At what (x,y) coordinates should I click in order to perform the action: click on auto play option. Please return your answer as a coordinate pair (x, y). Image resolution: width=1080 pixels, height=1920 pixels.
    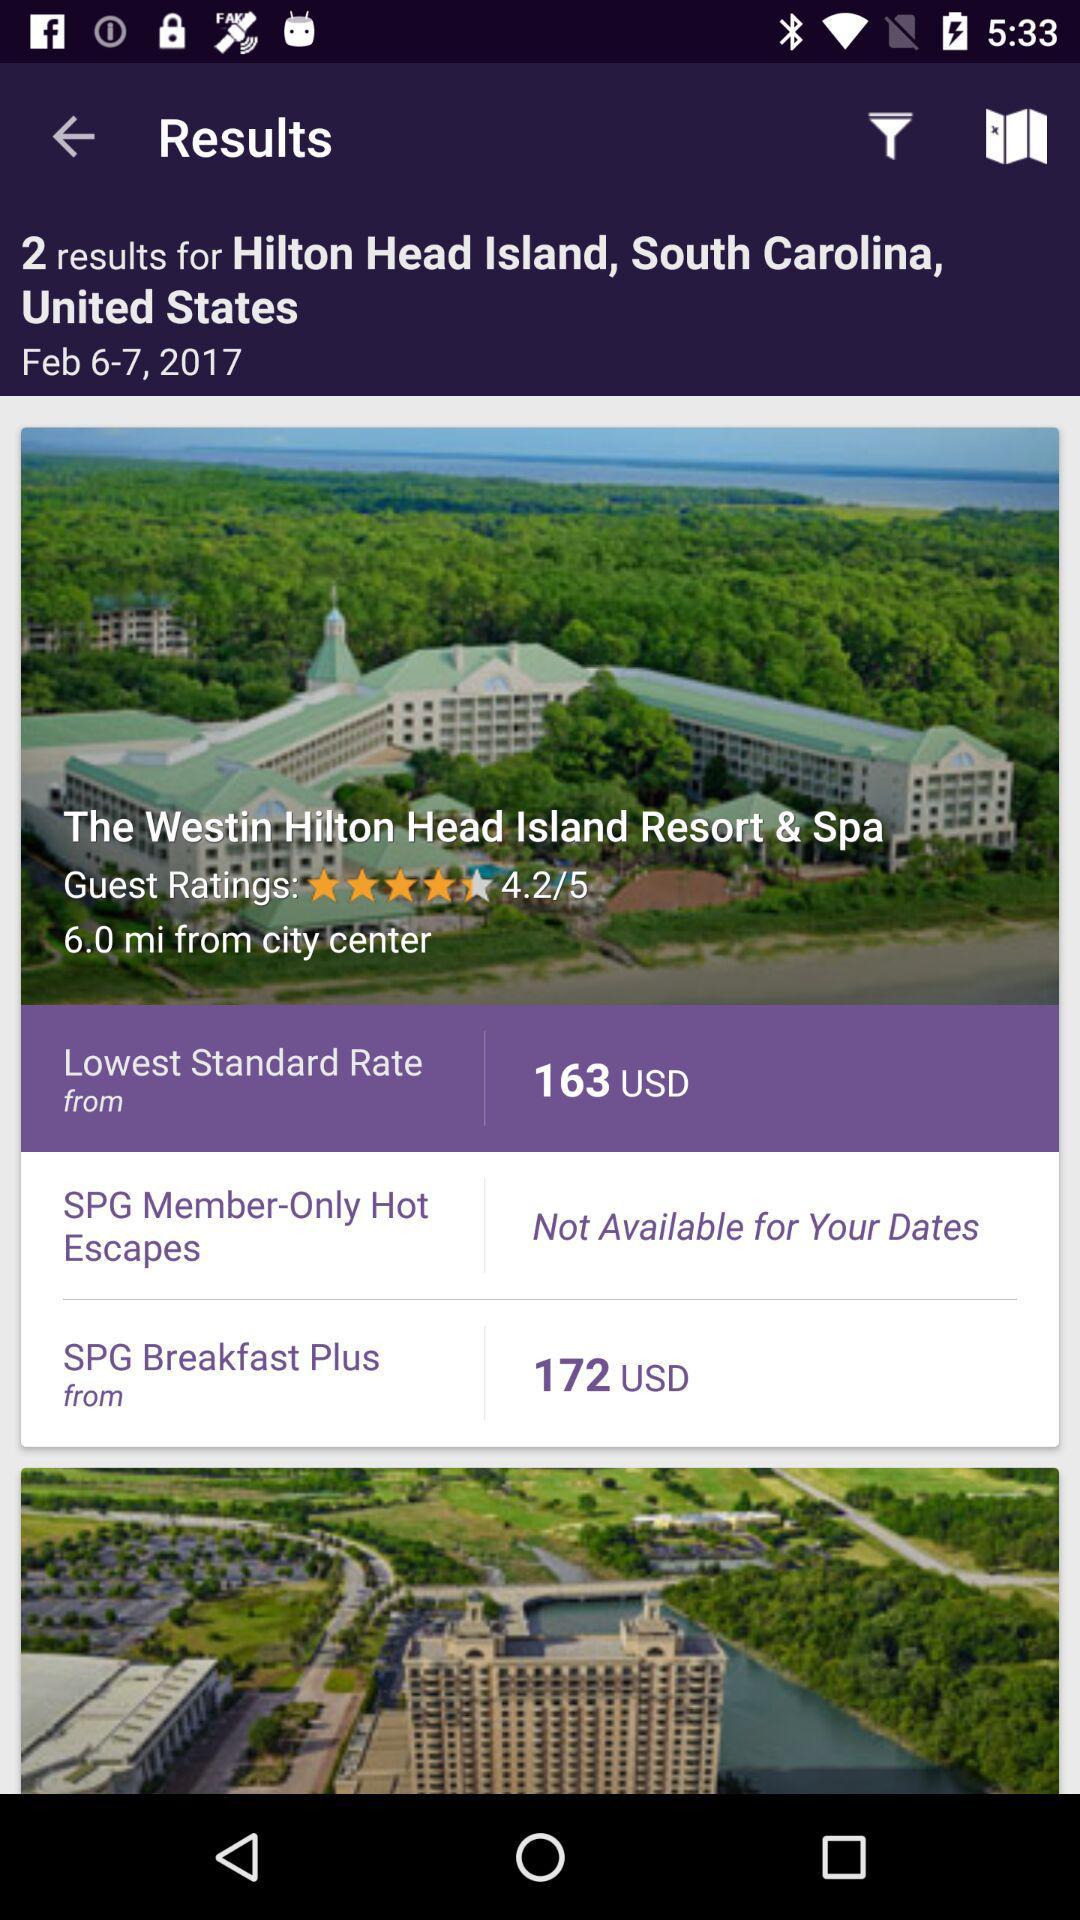
    Looking at the image, I should click on (540, 1630).